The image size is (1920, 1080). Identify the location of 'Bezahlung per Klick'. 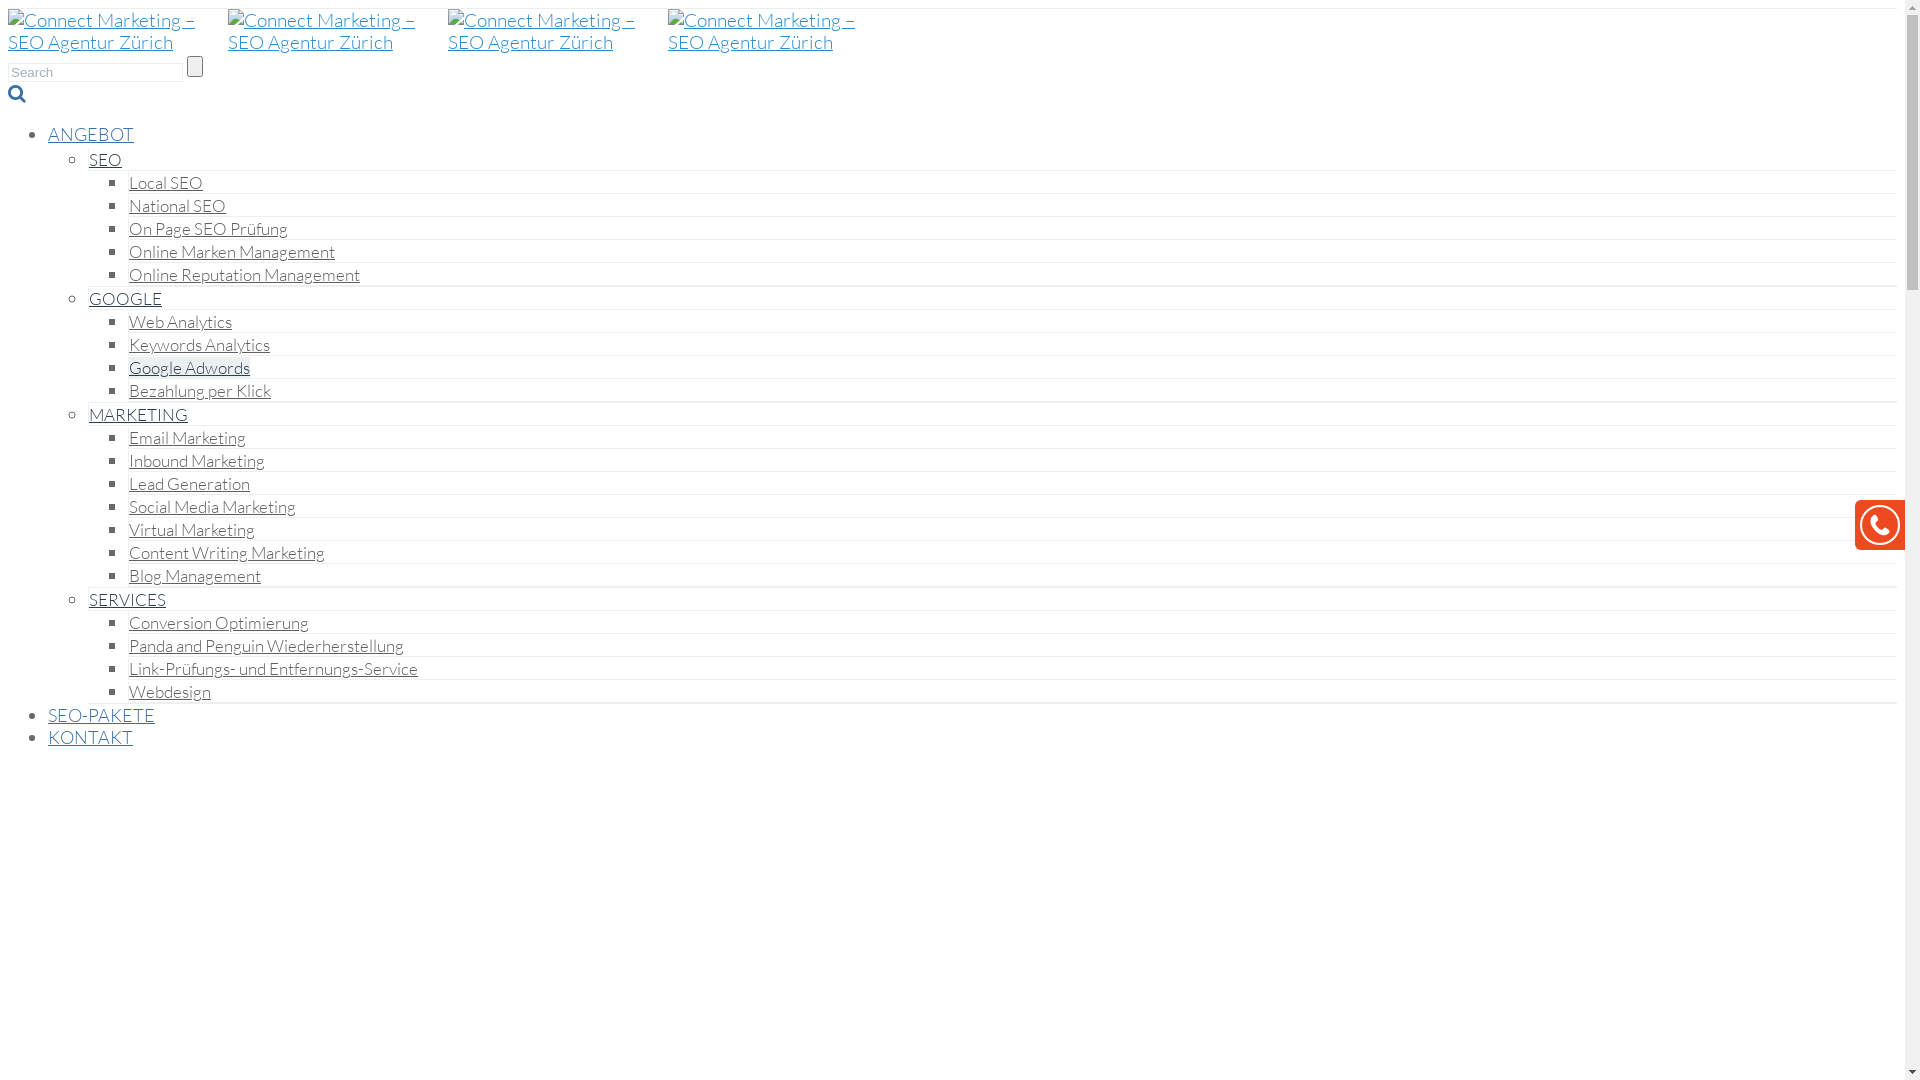
(199, 390).